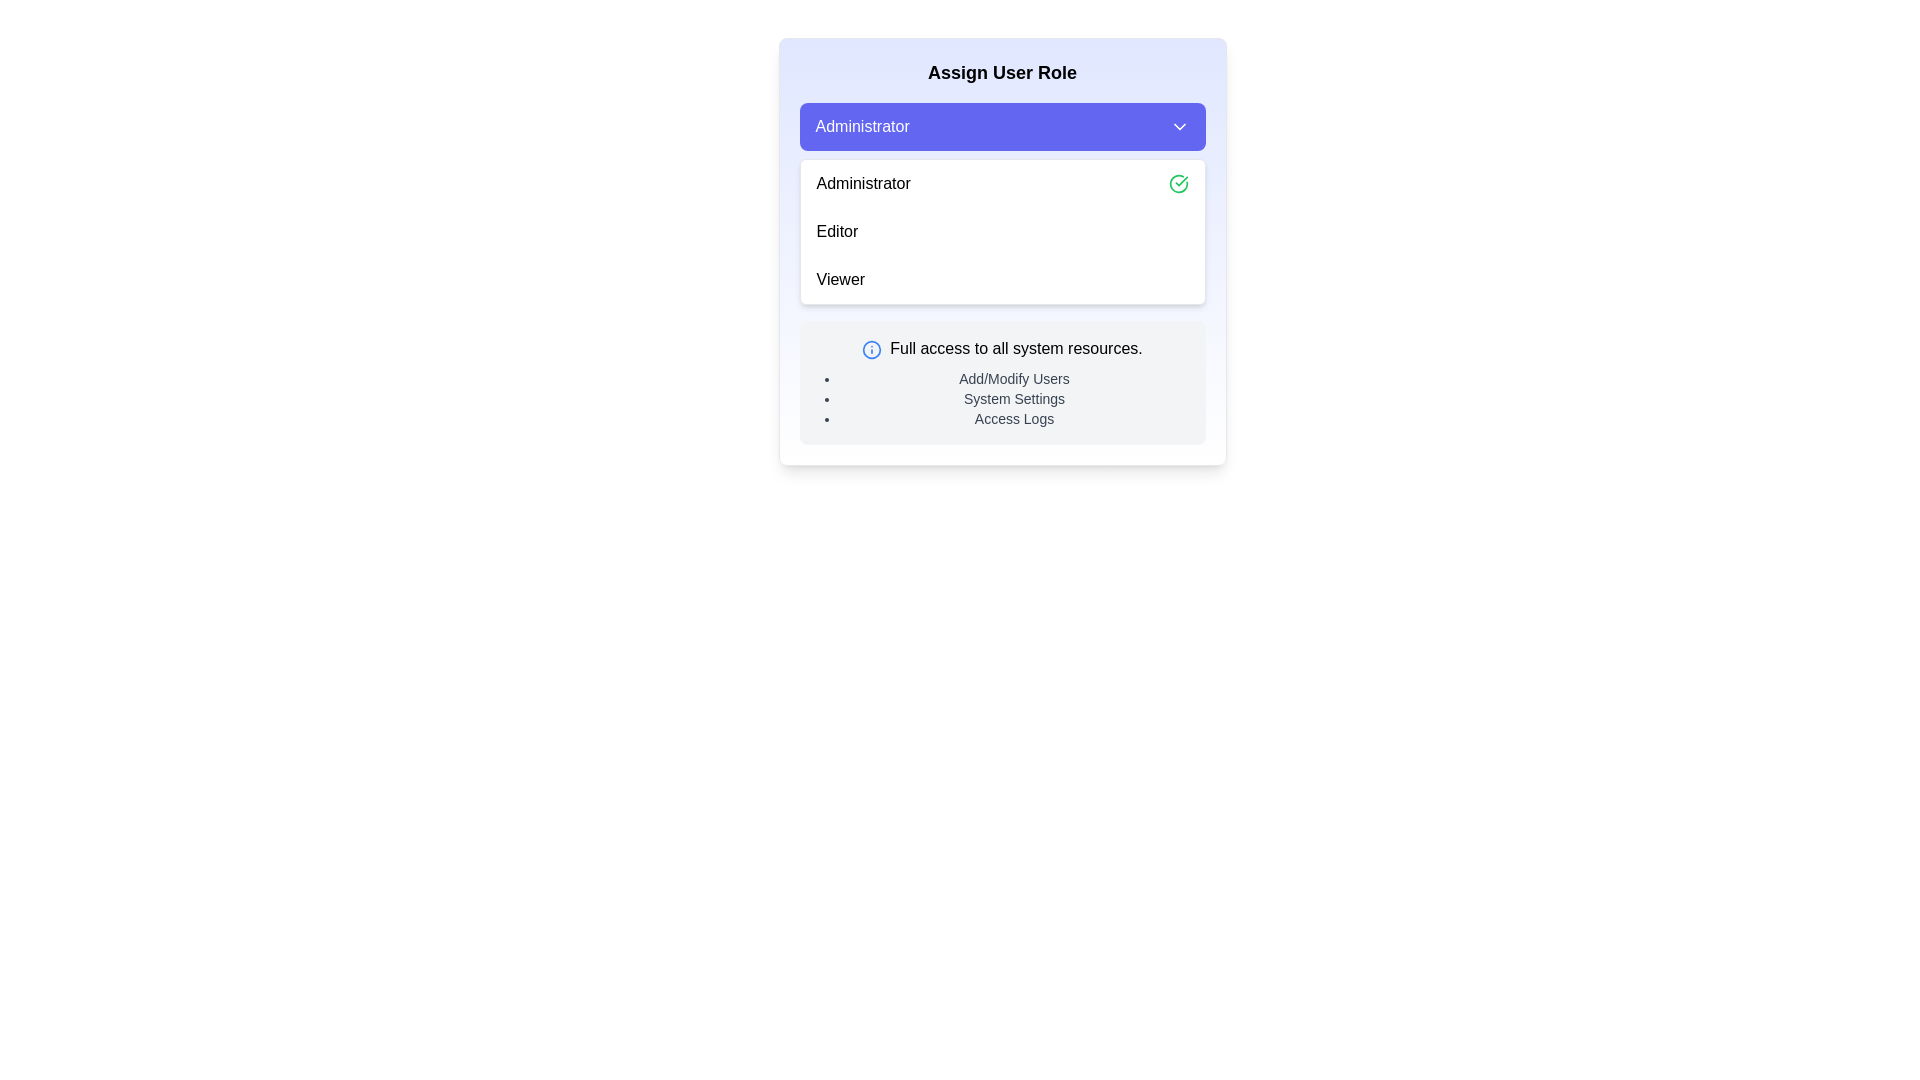 Image resolution: width=1920 pixels, height=1080 pixels. What do you see at coordinates (1014, 418) in the screenshot?
I see `text from the static label that indicates a section related to accessing logs, which is the third item in a bulleted list located at the bottom-center of the user interface` at bounding box center [1014, 418].